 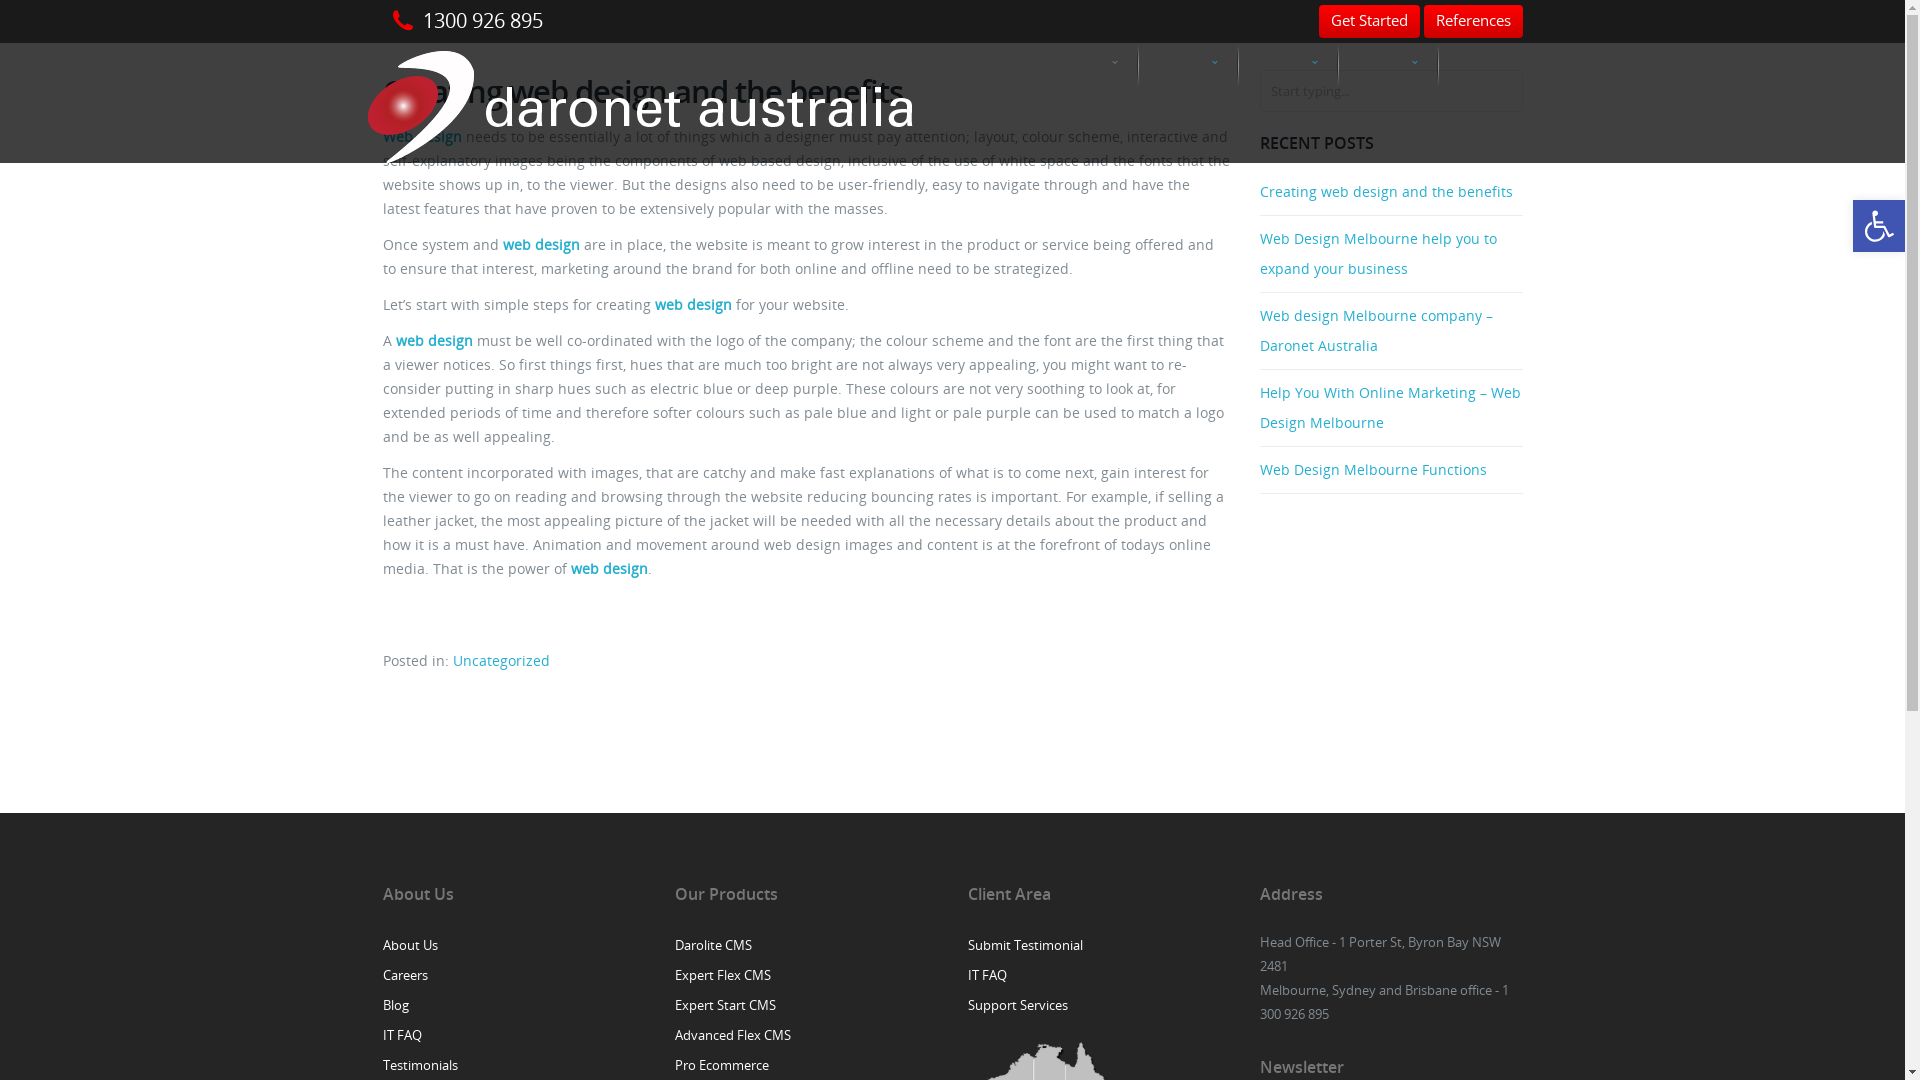 I want to click on 'Pro Ecommerce', so click(x=720, y=1063).